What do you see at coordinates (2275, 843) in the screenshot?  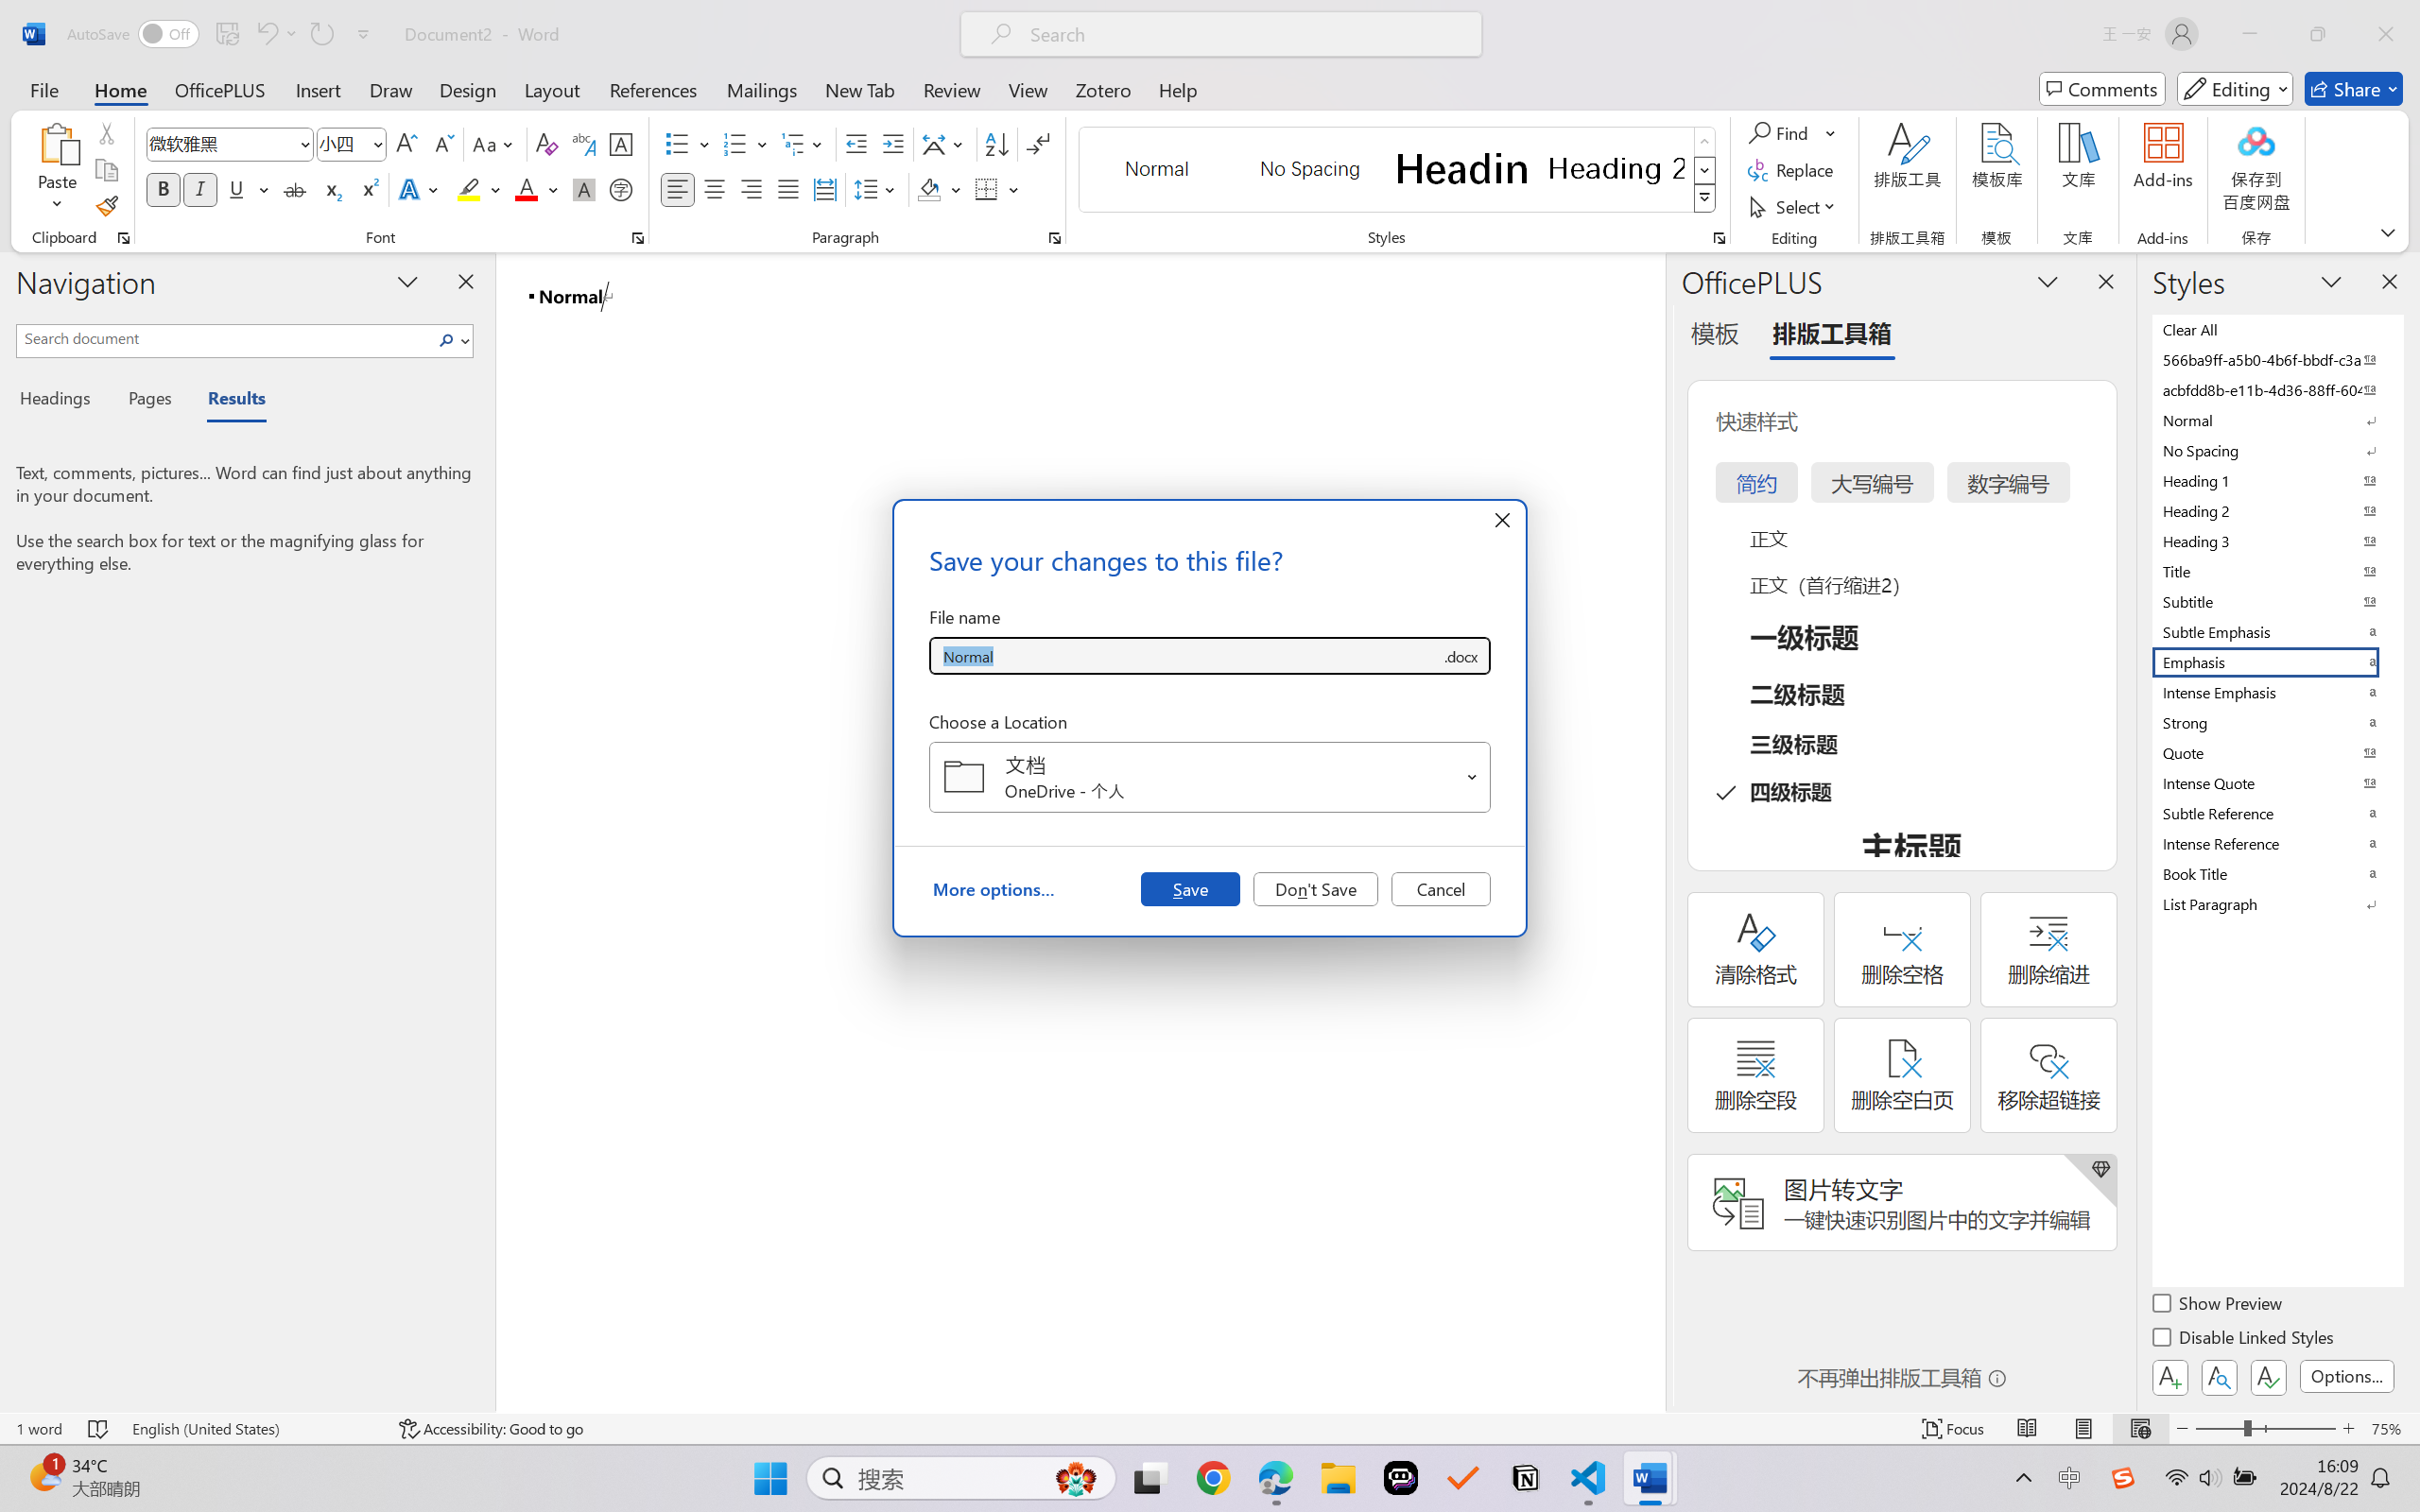 I see `'Intense Reference'` at bounding box center [2275, 843].